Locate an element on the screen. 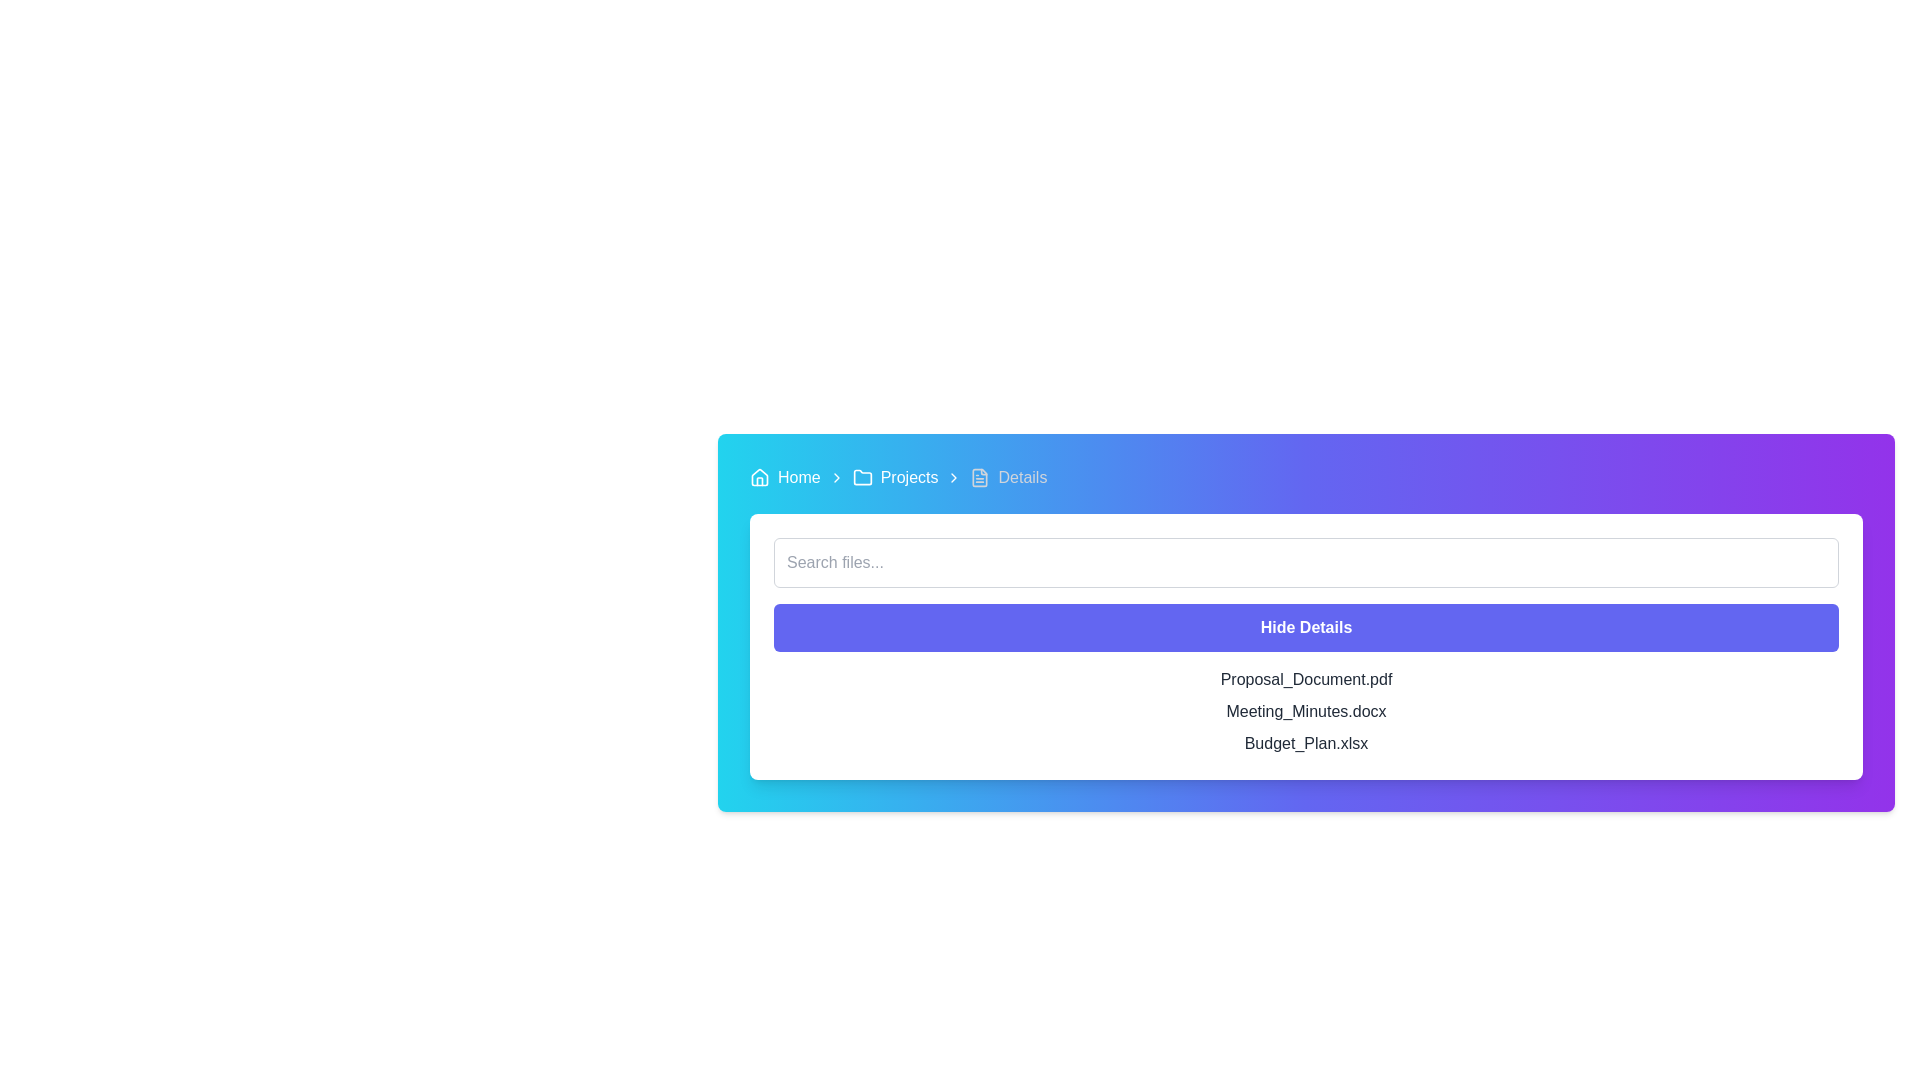 The width and height of the screenshot is (1920, 1080). the home icon, which is a white house-shaped SVG icon located in the top navigation bar is located at coordinates (758, 478).